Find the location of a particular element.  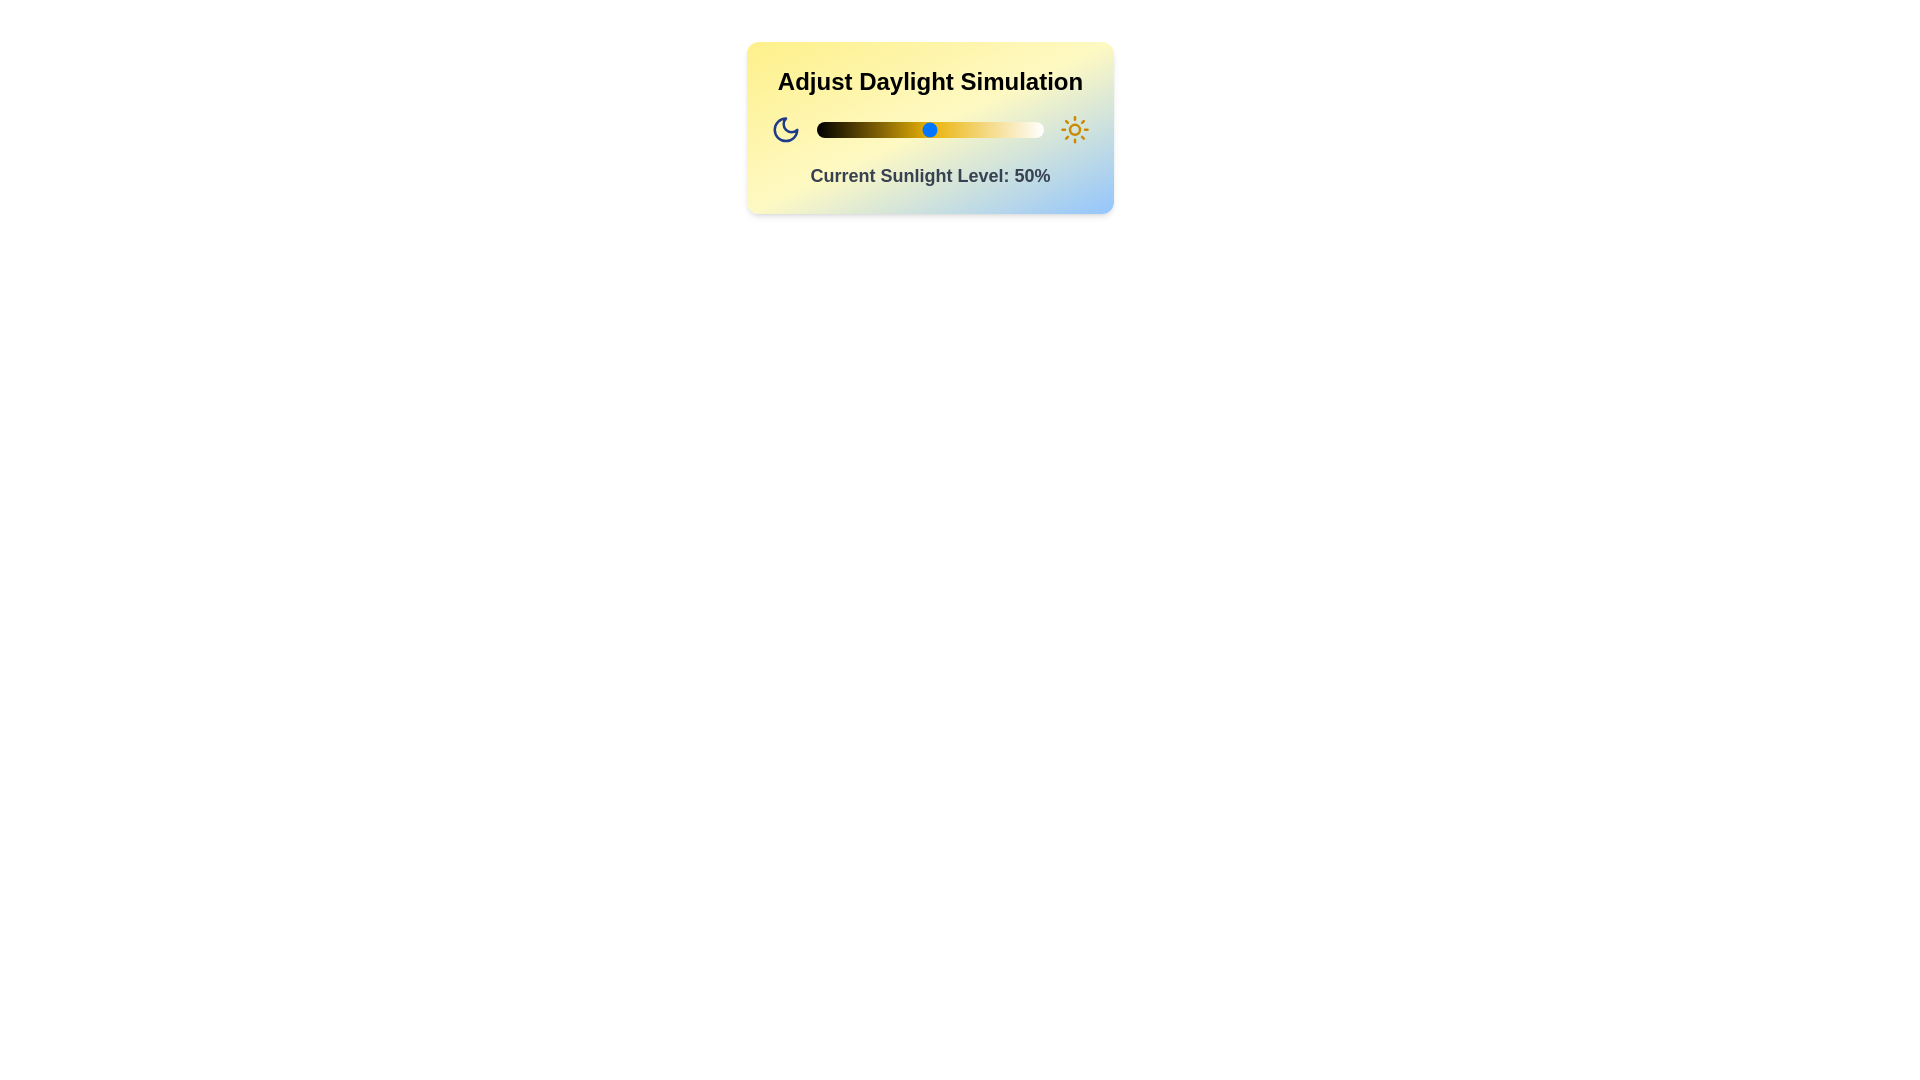

the sunlight level to 42% by interacting with the slider is located at coordinates (911, 130).